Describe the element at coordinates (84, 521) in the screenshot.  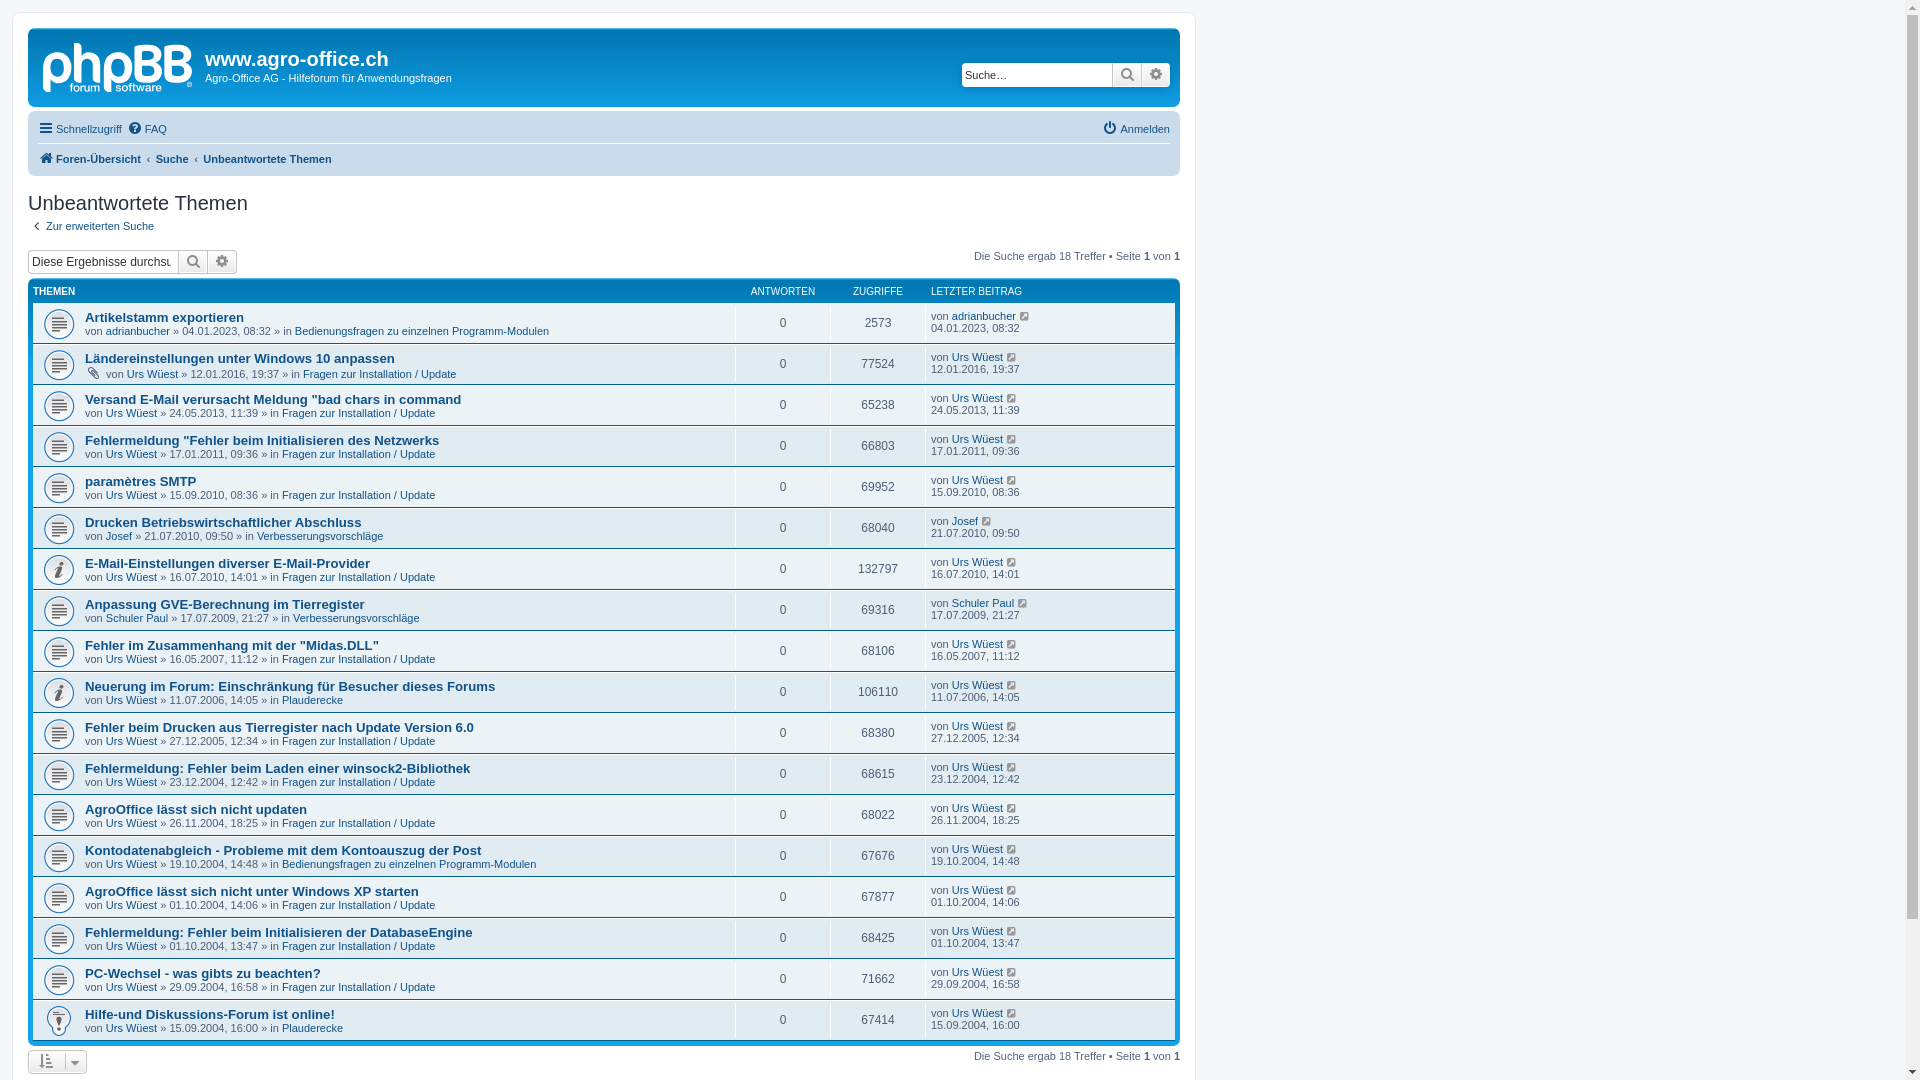
I see `'Drucken Betriebswirtschaftlicher Abschluss'` at that location.